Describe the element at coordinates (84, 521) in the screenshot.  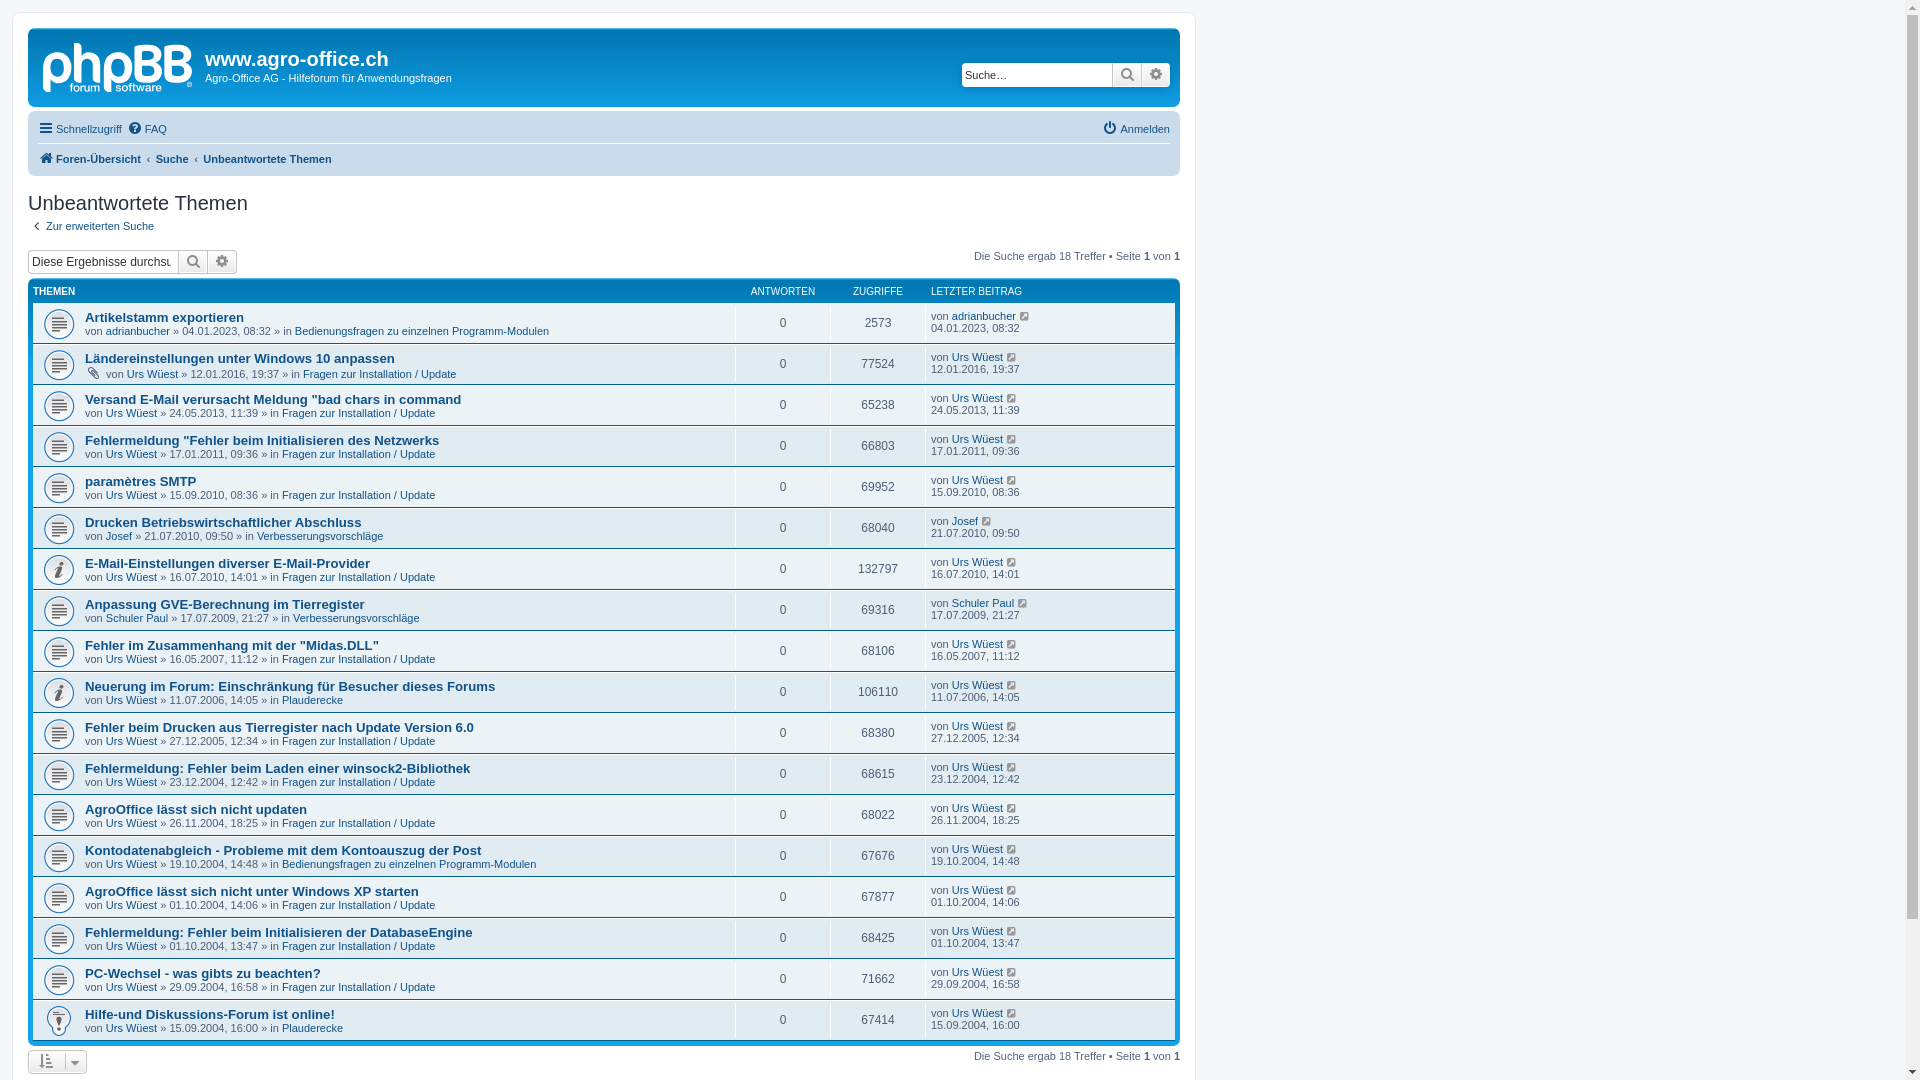
I see `'Drucken Betriebswirtschaftlicher Abschluss'` at that location.